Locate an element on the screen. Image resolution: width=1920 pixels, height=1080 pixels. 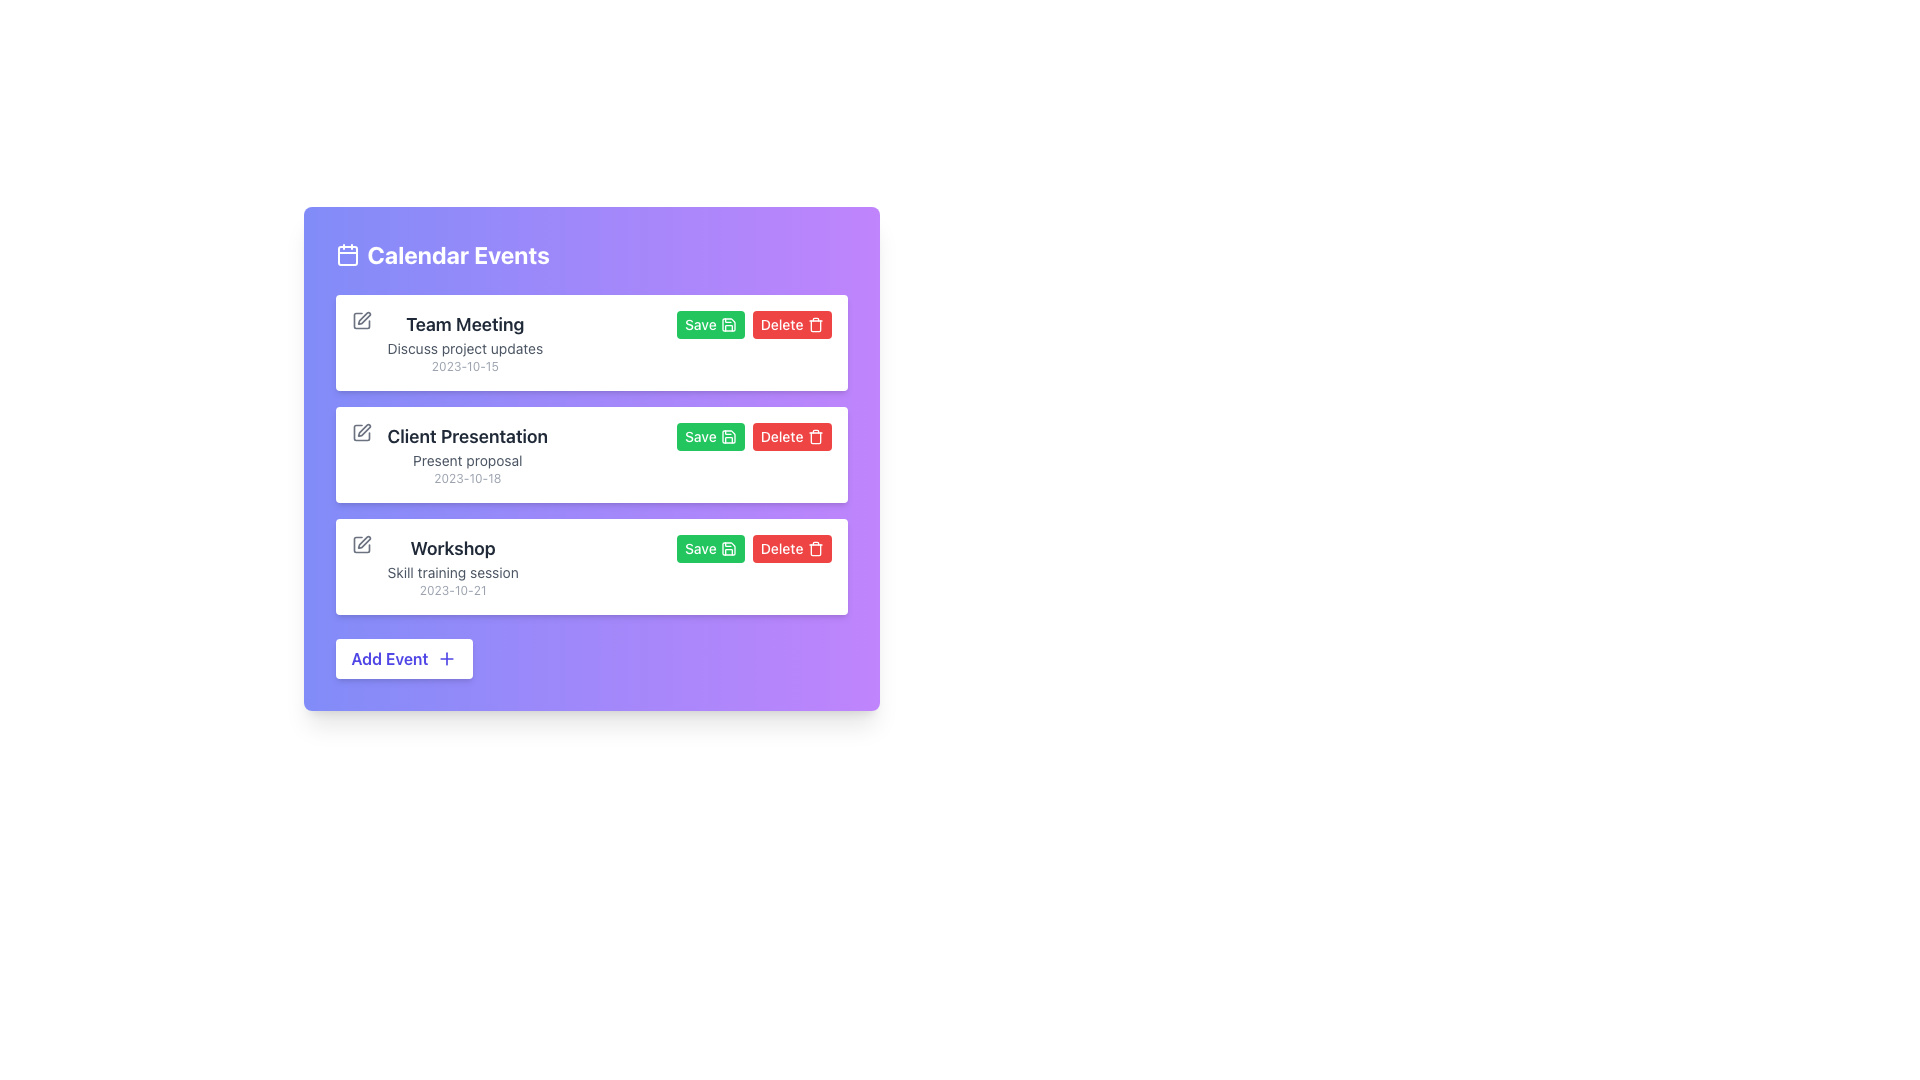
the 'Client Presentation' text label, which is bold and dark gray, located at the top of the second event block in the 'Calendar Events' section is located at coordinates (466, 435).